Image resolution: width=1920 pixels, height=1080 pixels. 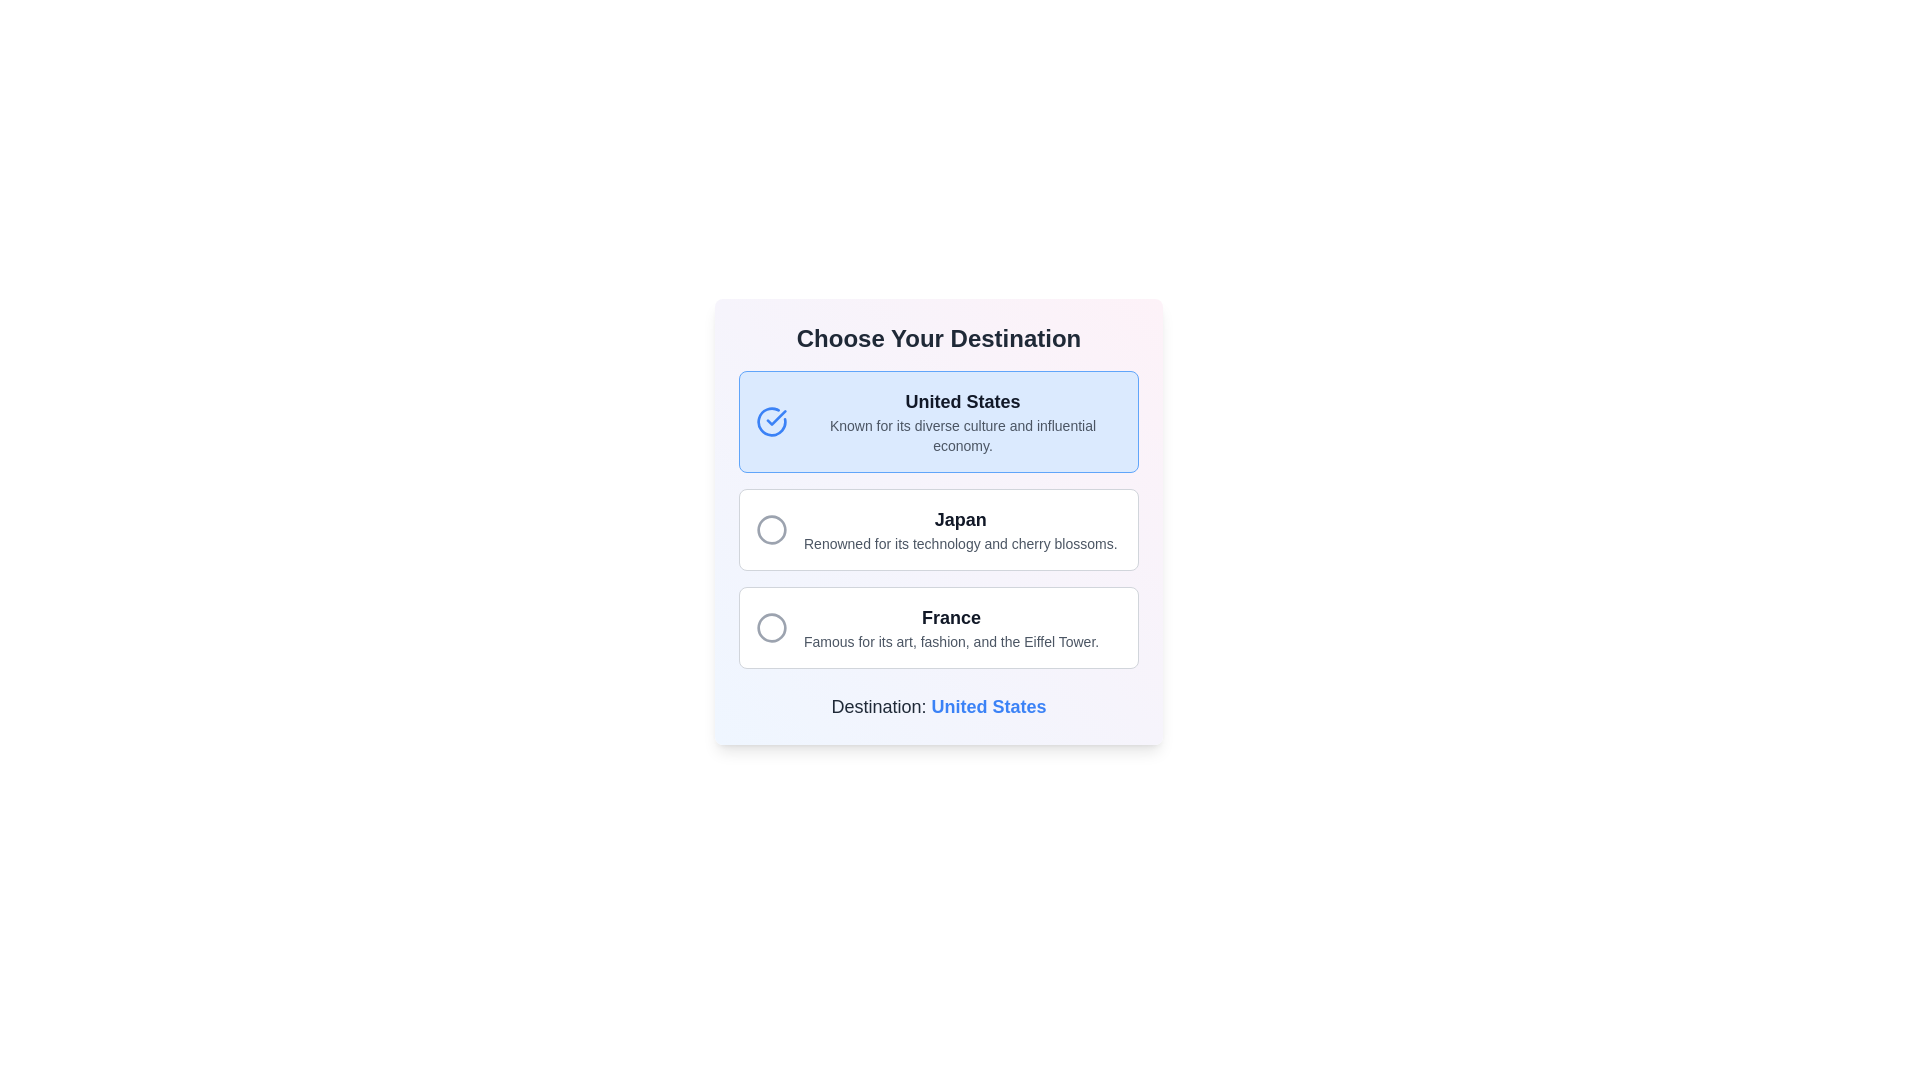 What do you see at coordinates (771, 420) in the screenshot?
I see `the circular checkmark icon with a blue outline and checkmark inside, located at the upper-left corner of the 'United States' option` at bounding box center [771, 420].